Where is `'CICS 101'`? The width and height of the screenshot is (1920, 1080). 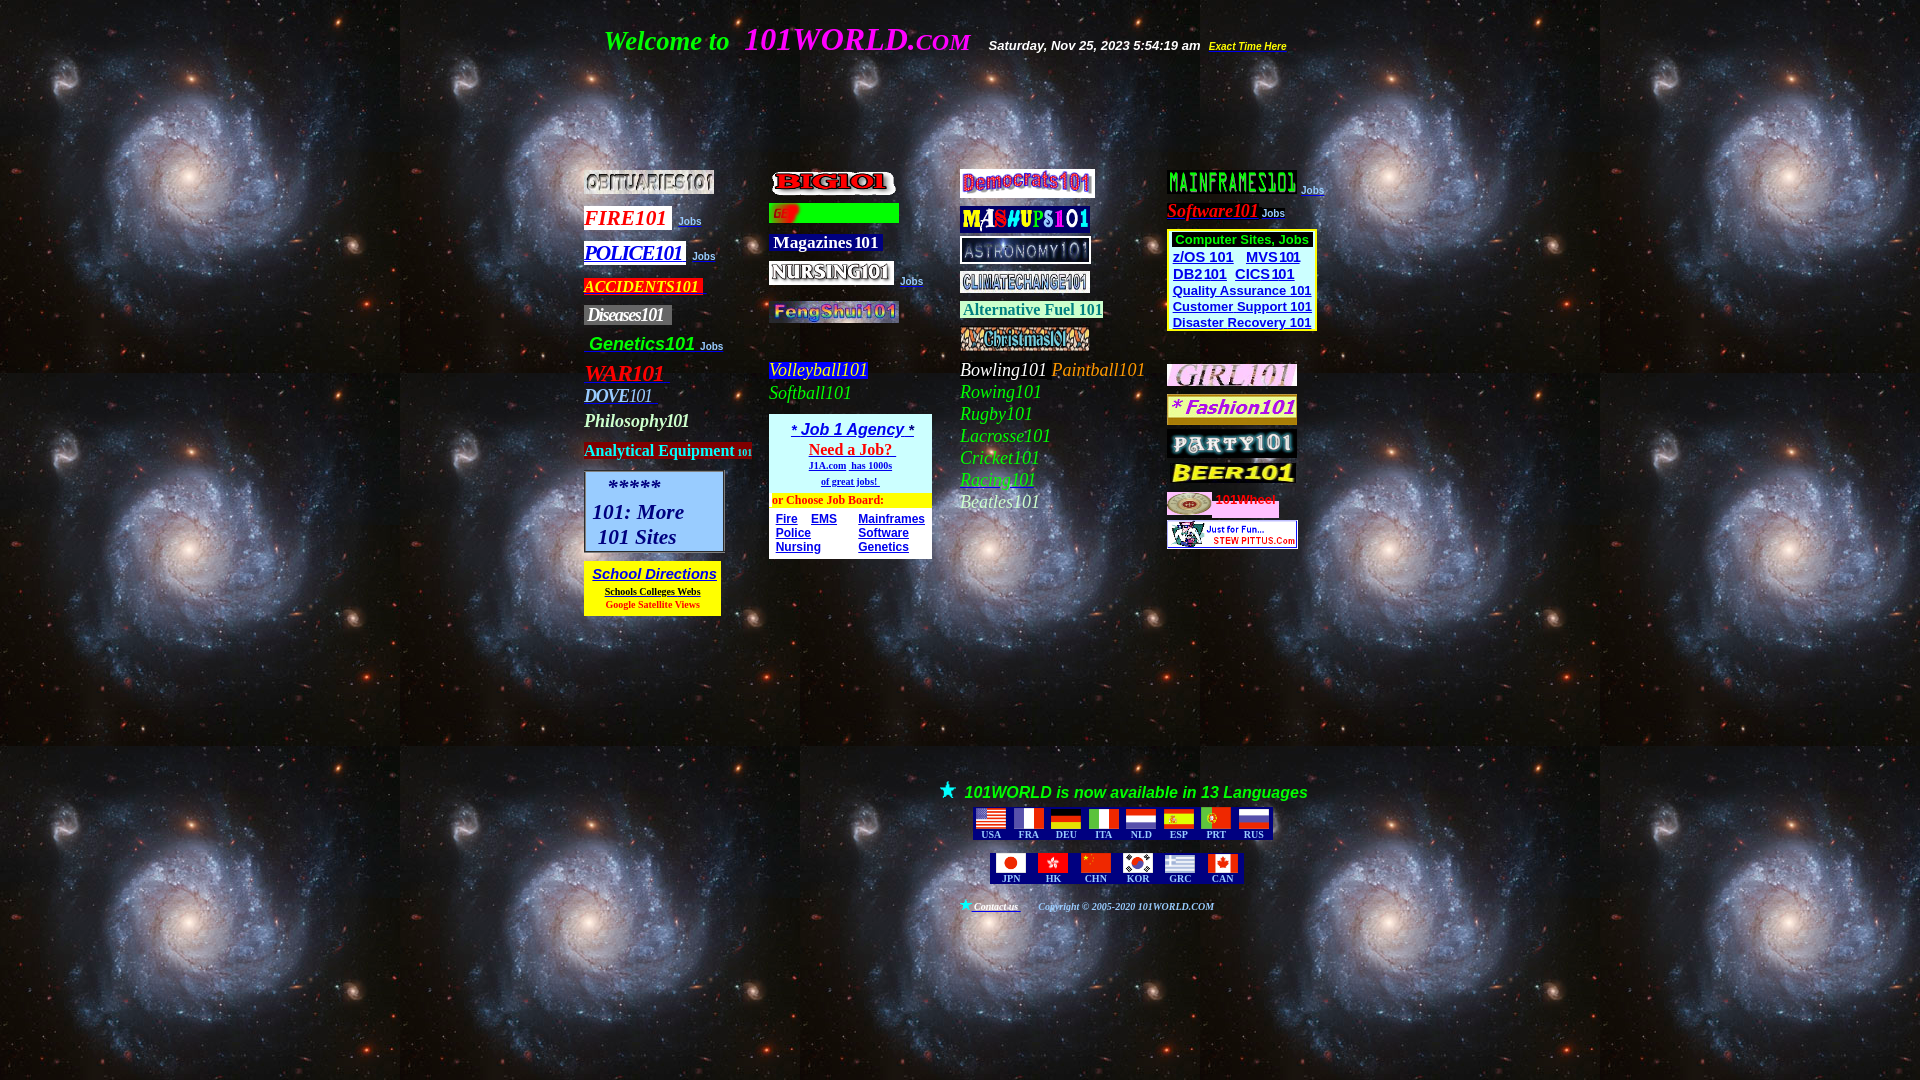 'CICS 101' is located at coordinates (1233, 273).